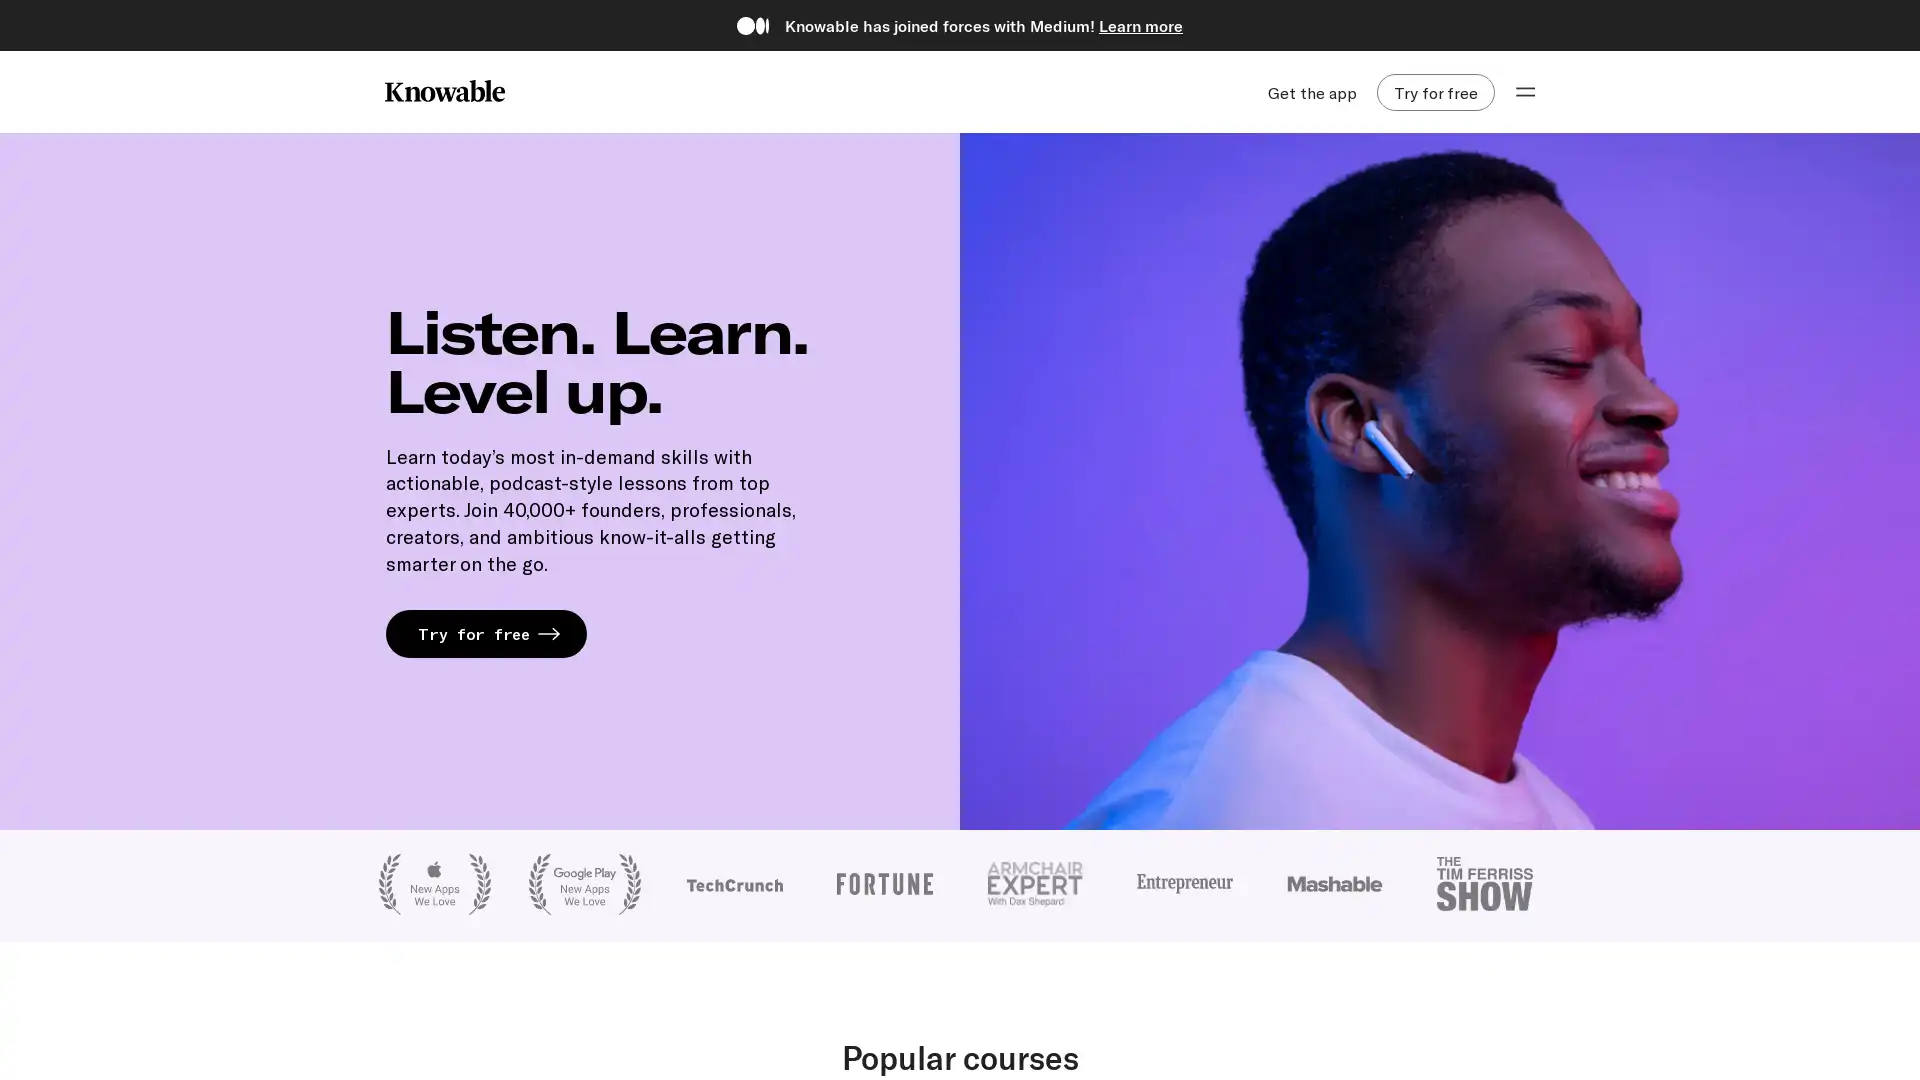 The image size is (1920, 1080). What do you see at coordinates (485, 632) in the screenshot?
I see `Try for free` at bounding box center [485, 632].